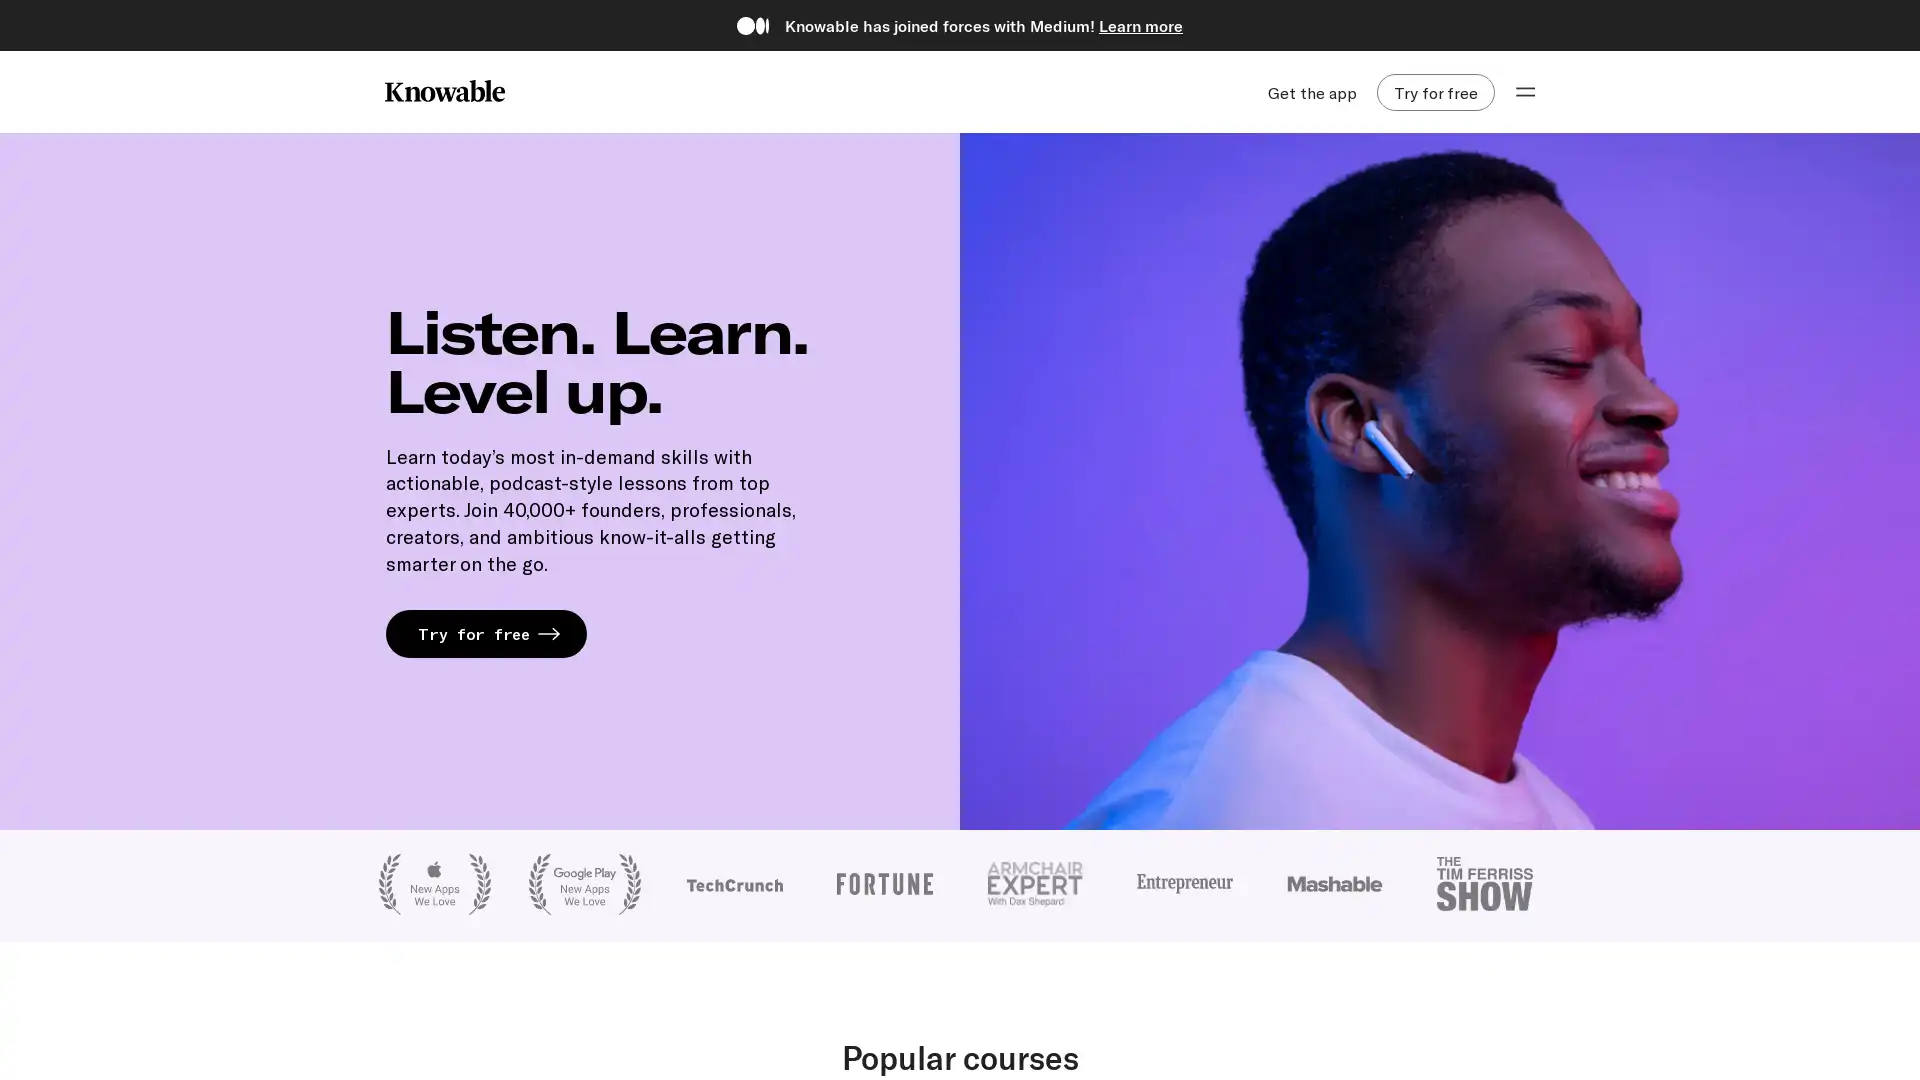 The image size is (1920, 1080). What do you see at coordinates (485, 632) in the screenshot?
I see `Try for free` at bounding box center [485, 632].